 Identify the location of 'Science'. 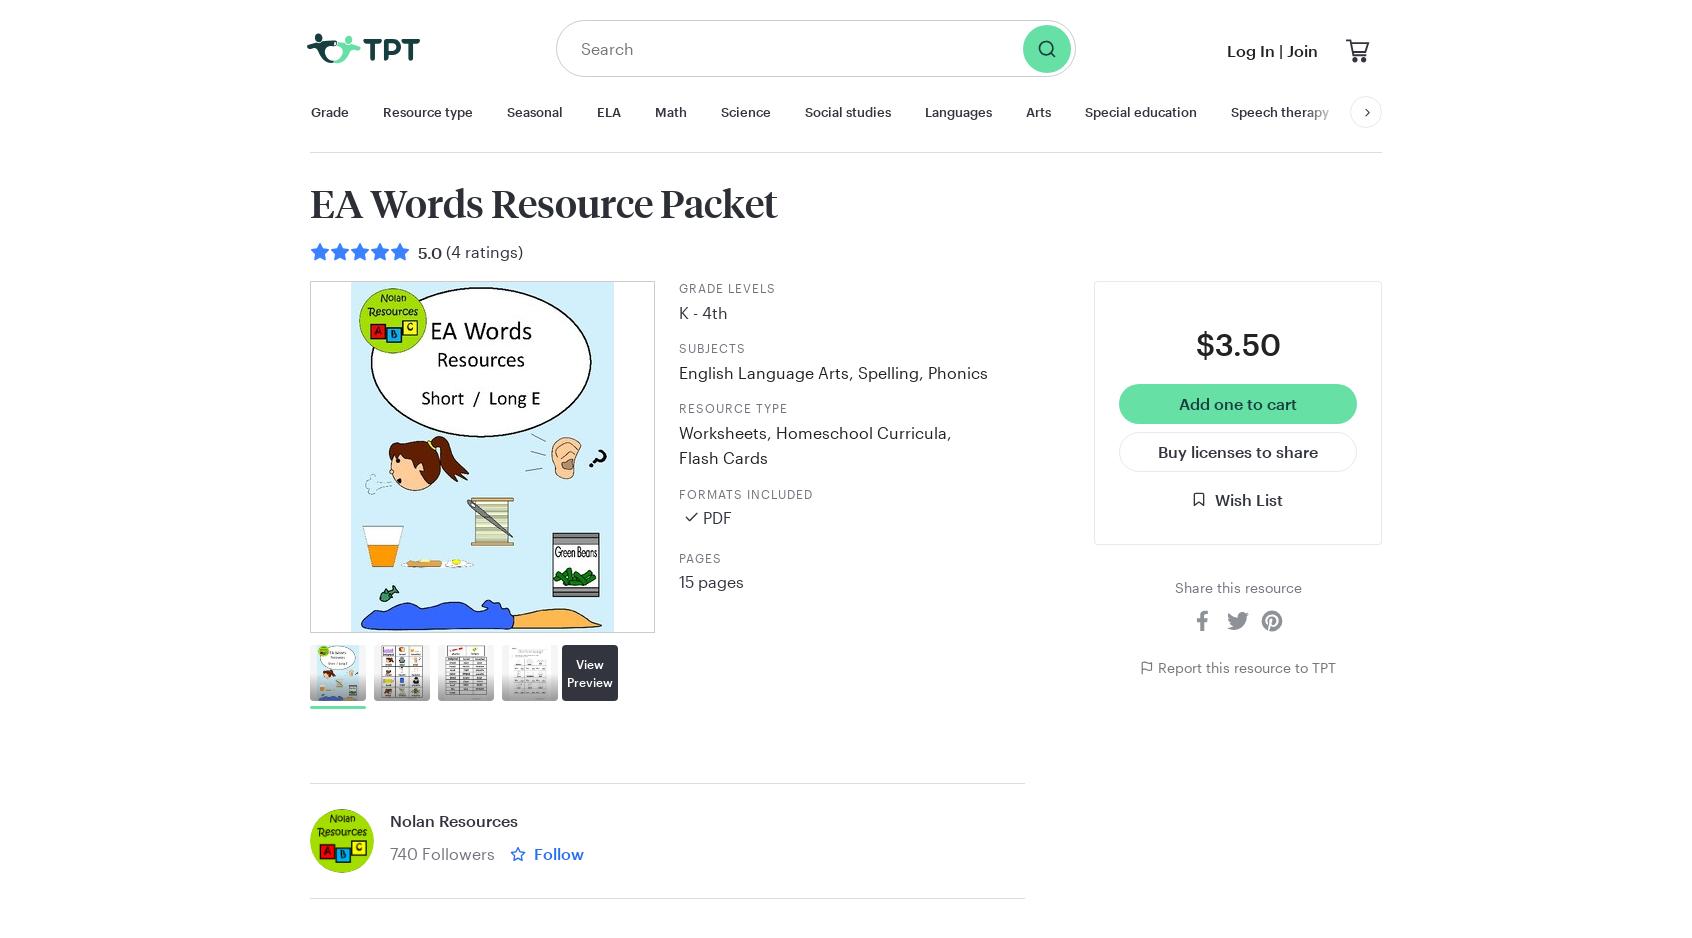
(745, 110).